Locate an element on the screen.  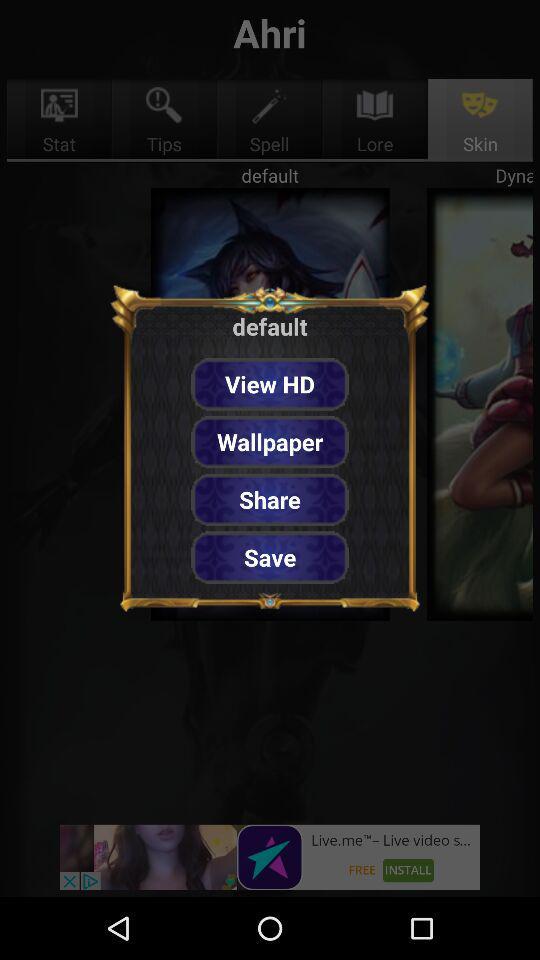
wallpaper icon is located at coordinates (270, 442).